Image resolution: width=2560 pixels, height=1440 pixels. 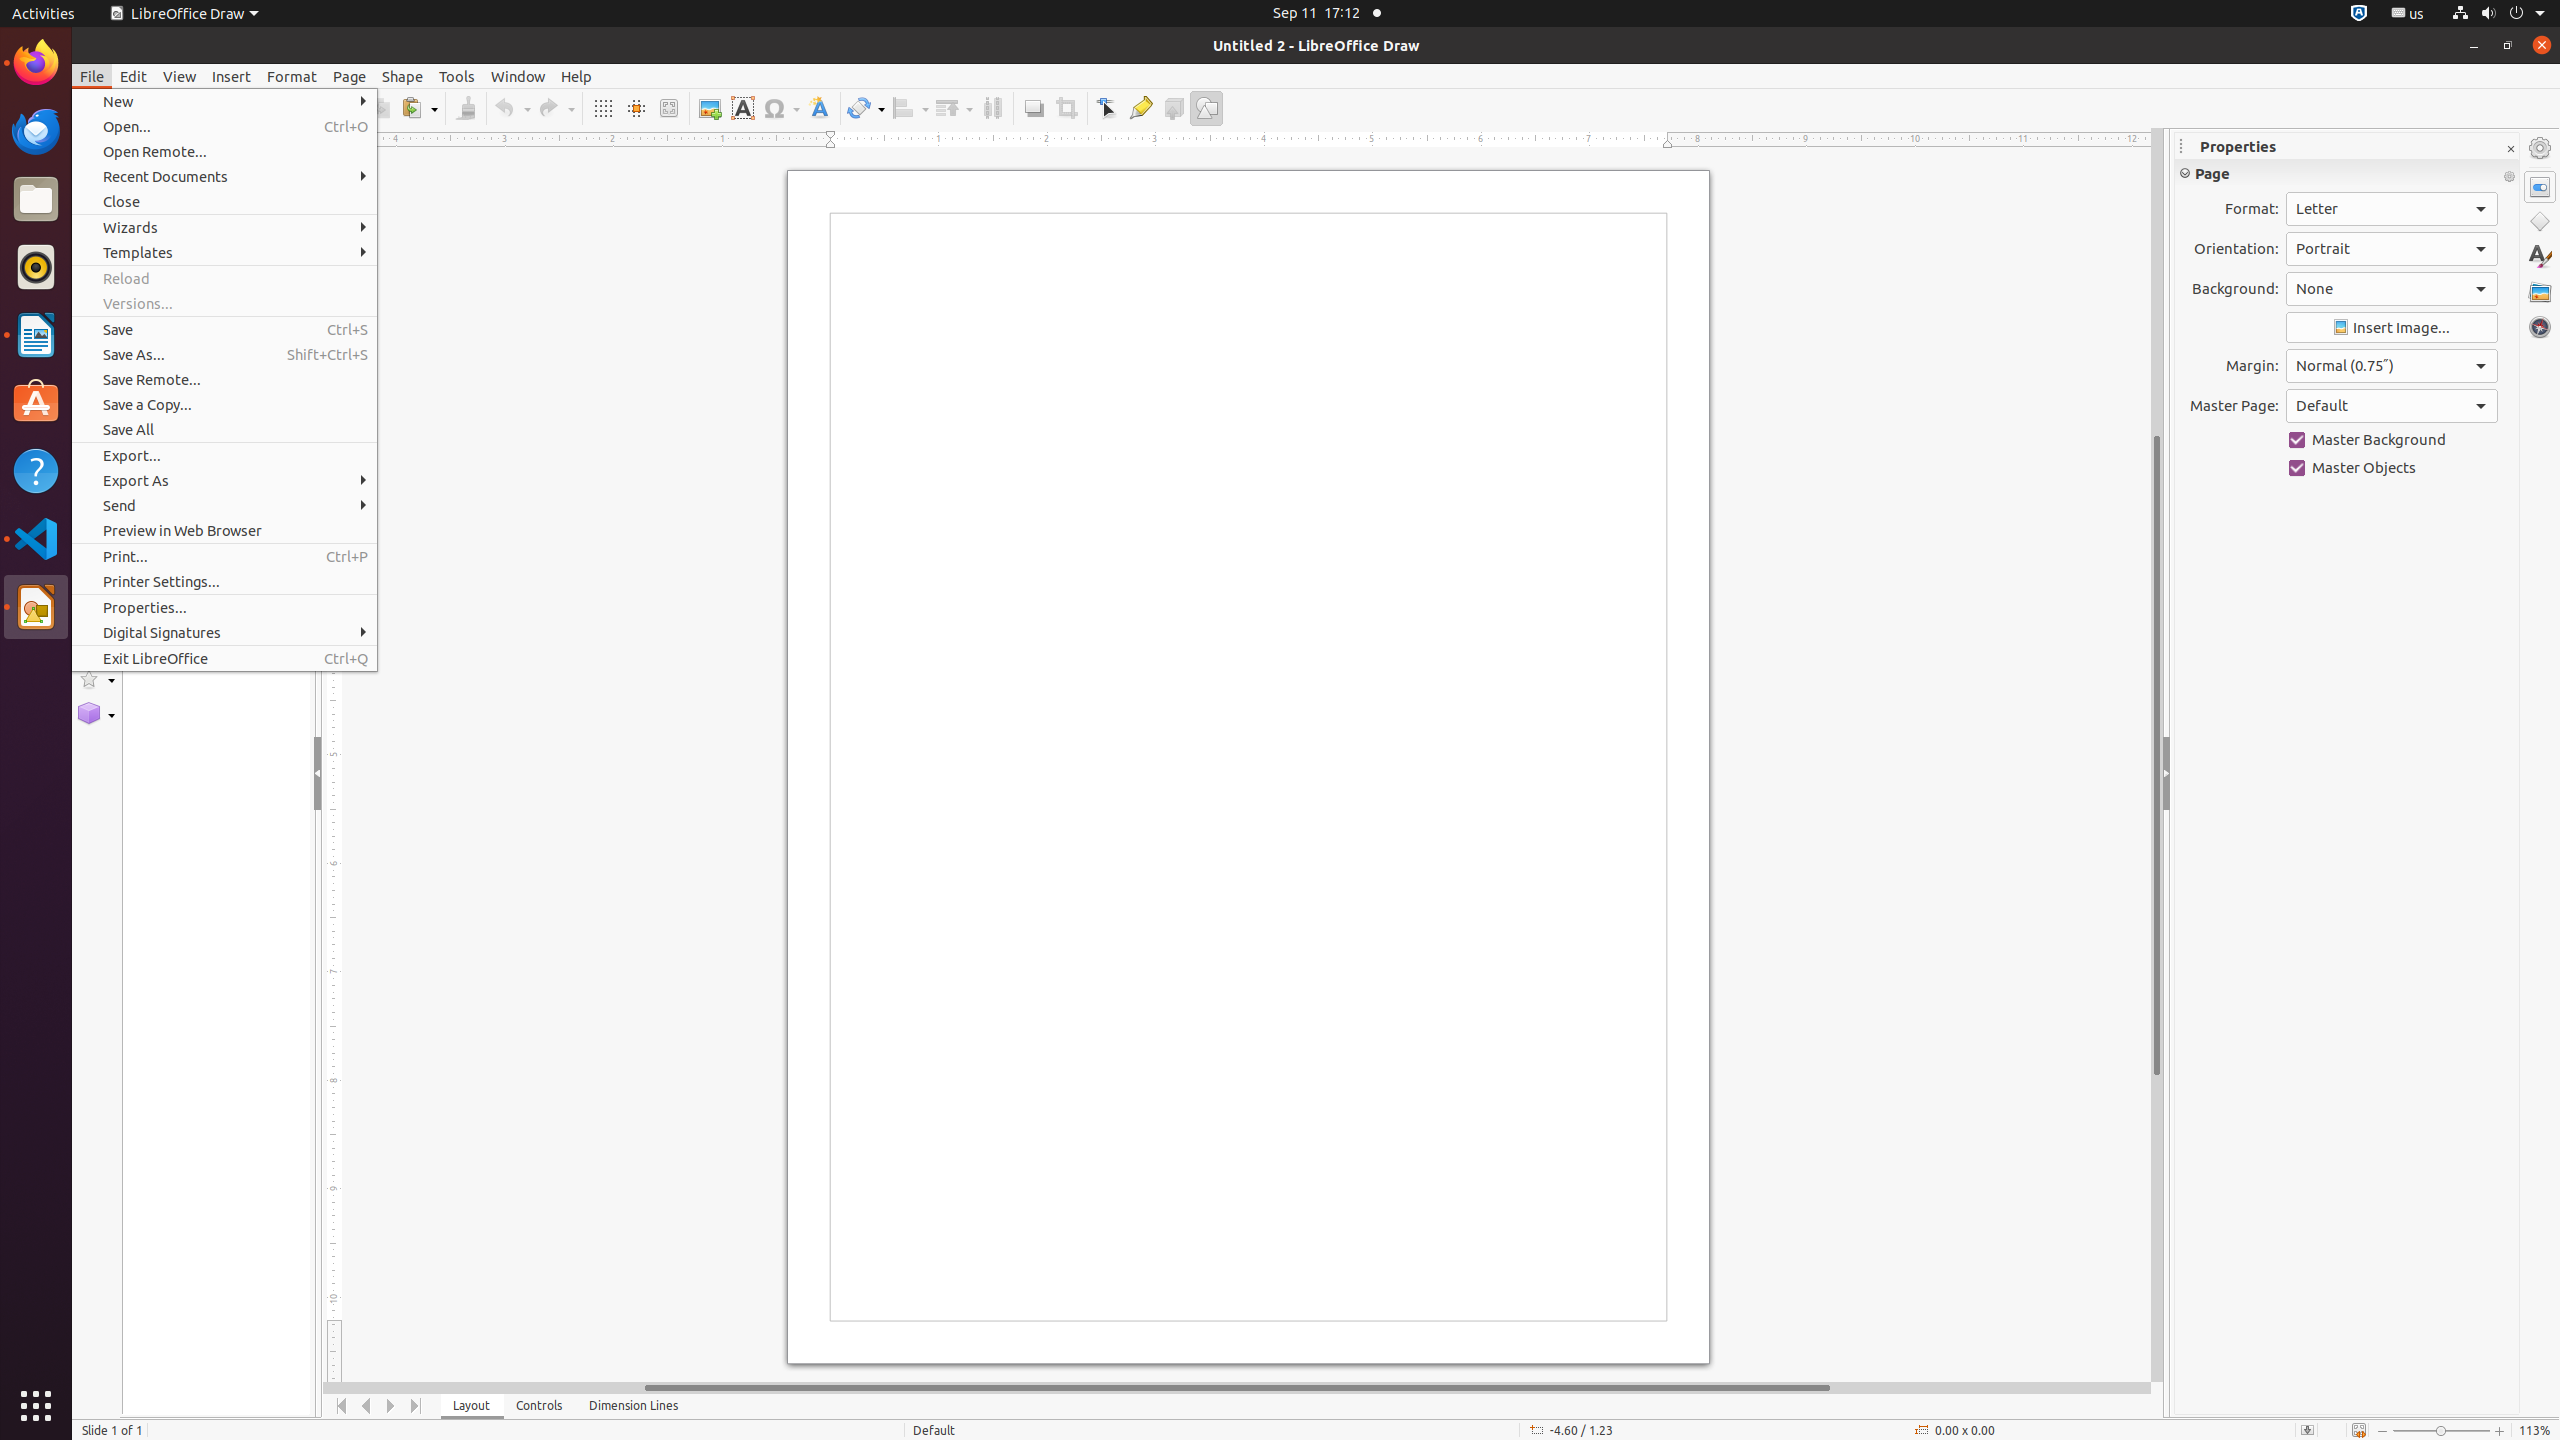 What do you see at coordinates (668, 107) in the screenshot?
I see `'Zoom & Pan'` at bounding box center [668, 107].